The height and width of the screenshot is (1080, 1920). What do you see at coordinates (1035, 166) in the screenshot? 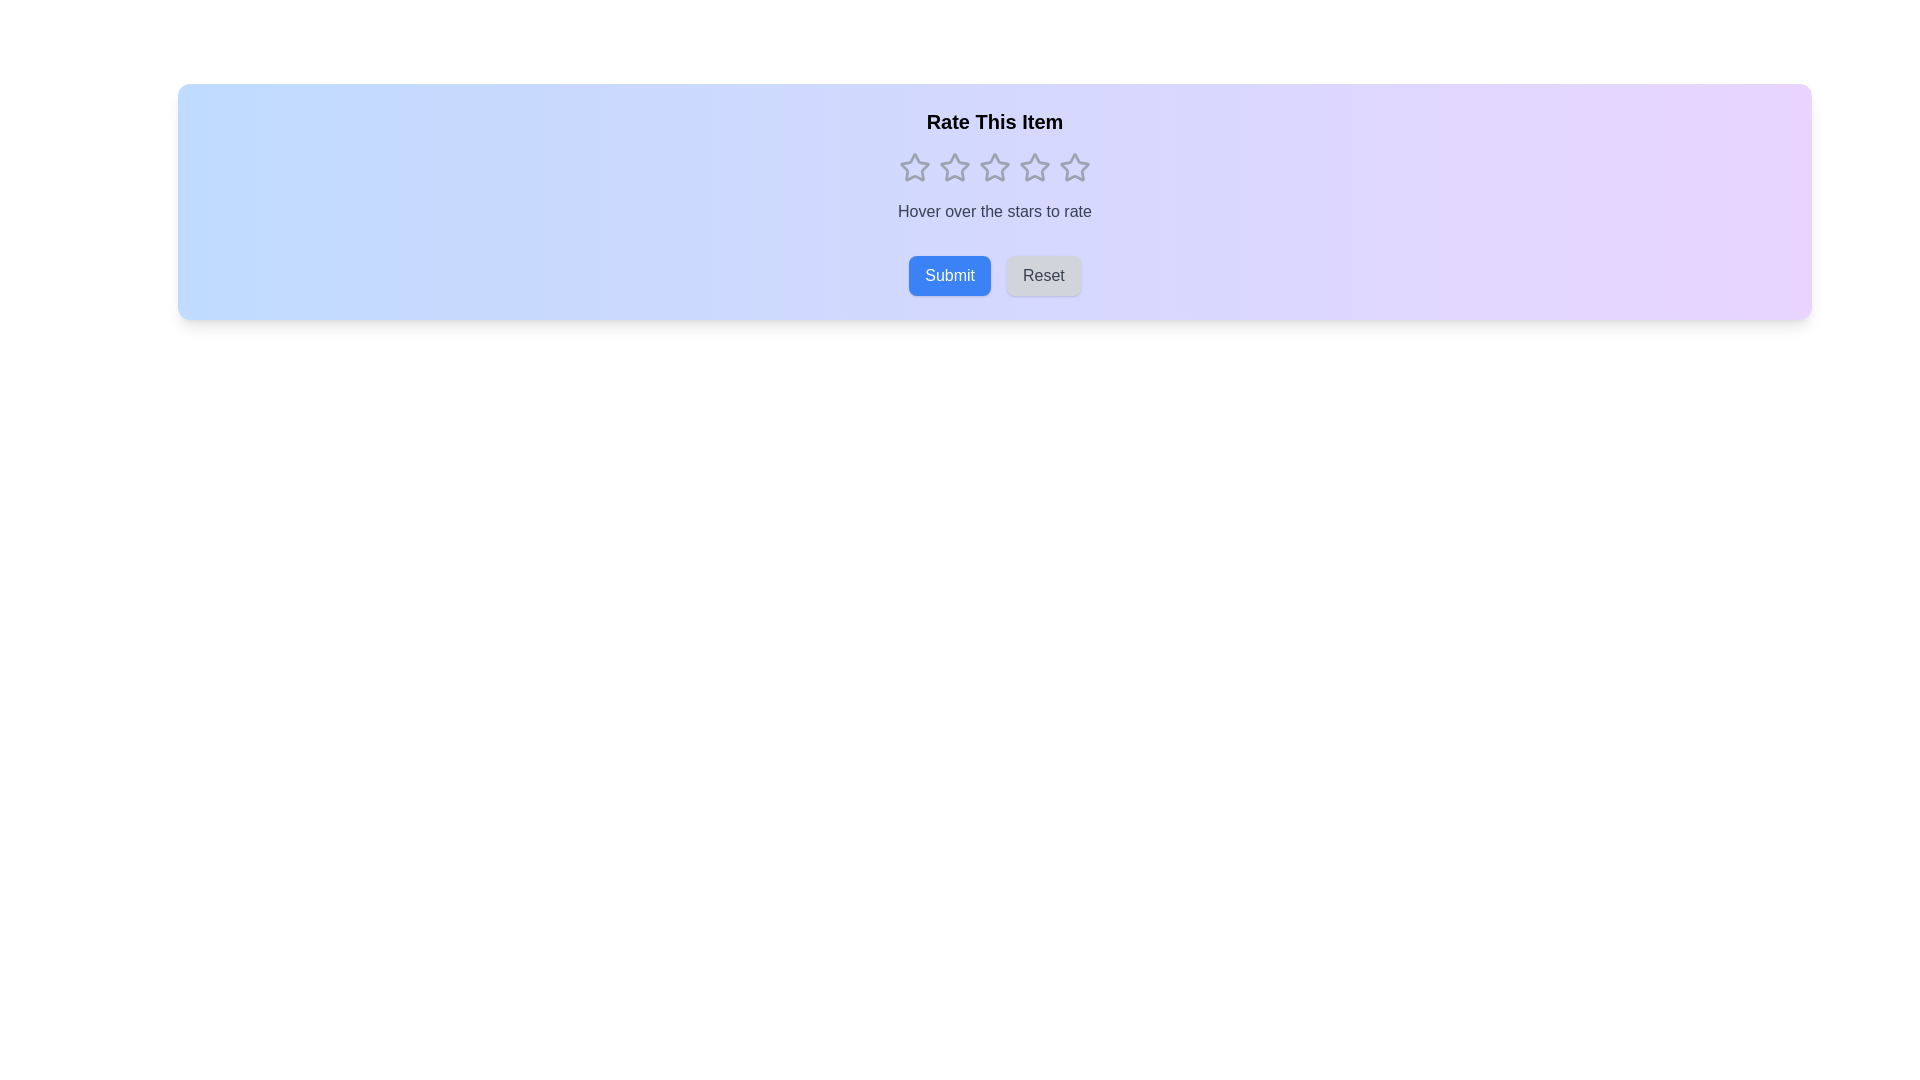
I see `the third star in the rating system located under the heading 'Rate This Item'` at bounding box center [1035, 166].